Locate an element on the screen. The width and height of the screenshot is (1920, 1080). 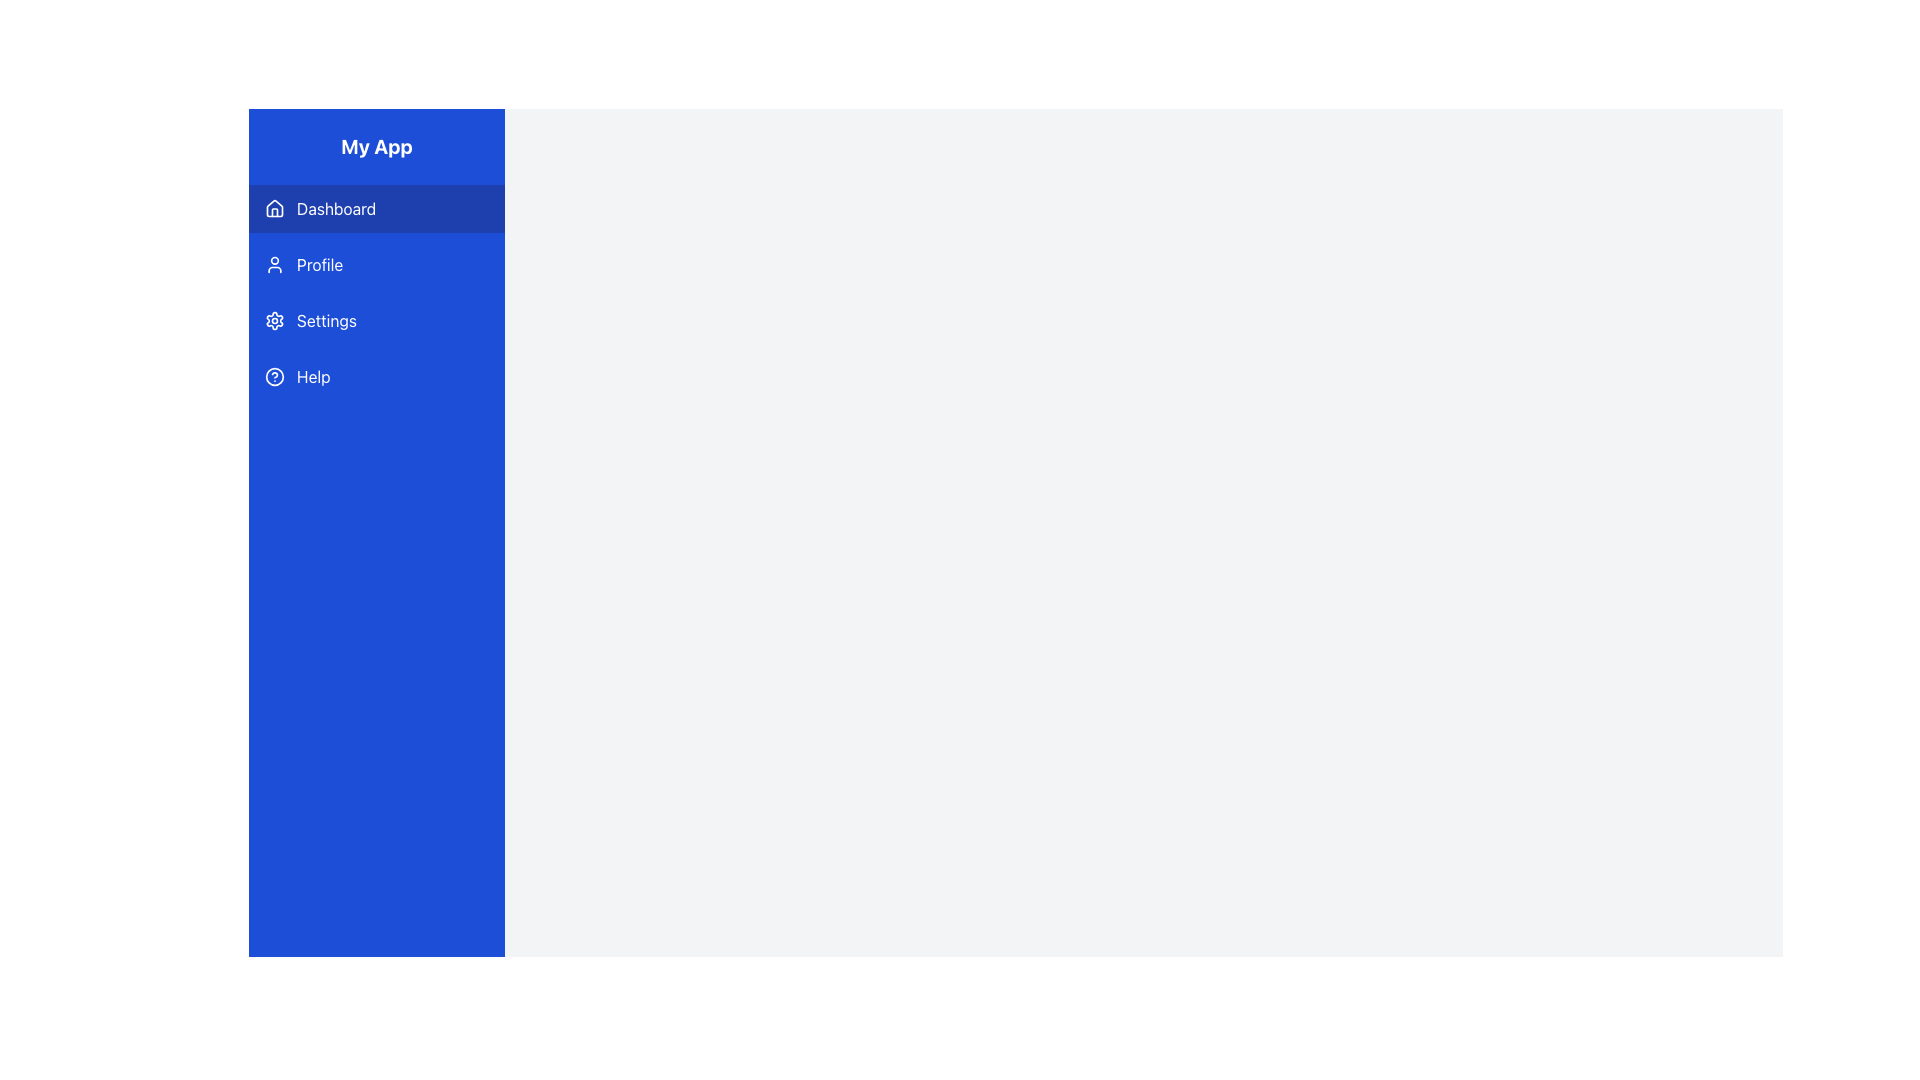
the 'Help' menu item represented by the SVG Circle element is located at coordinates (273, 377).